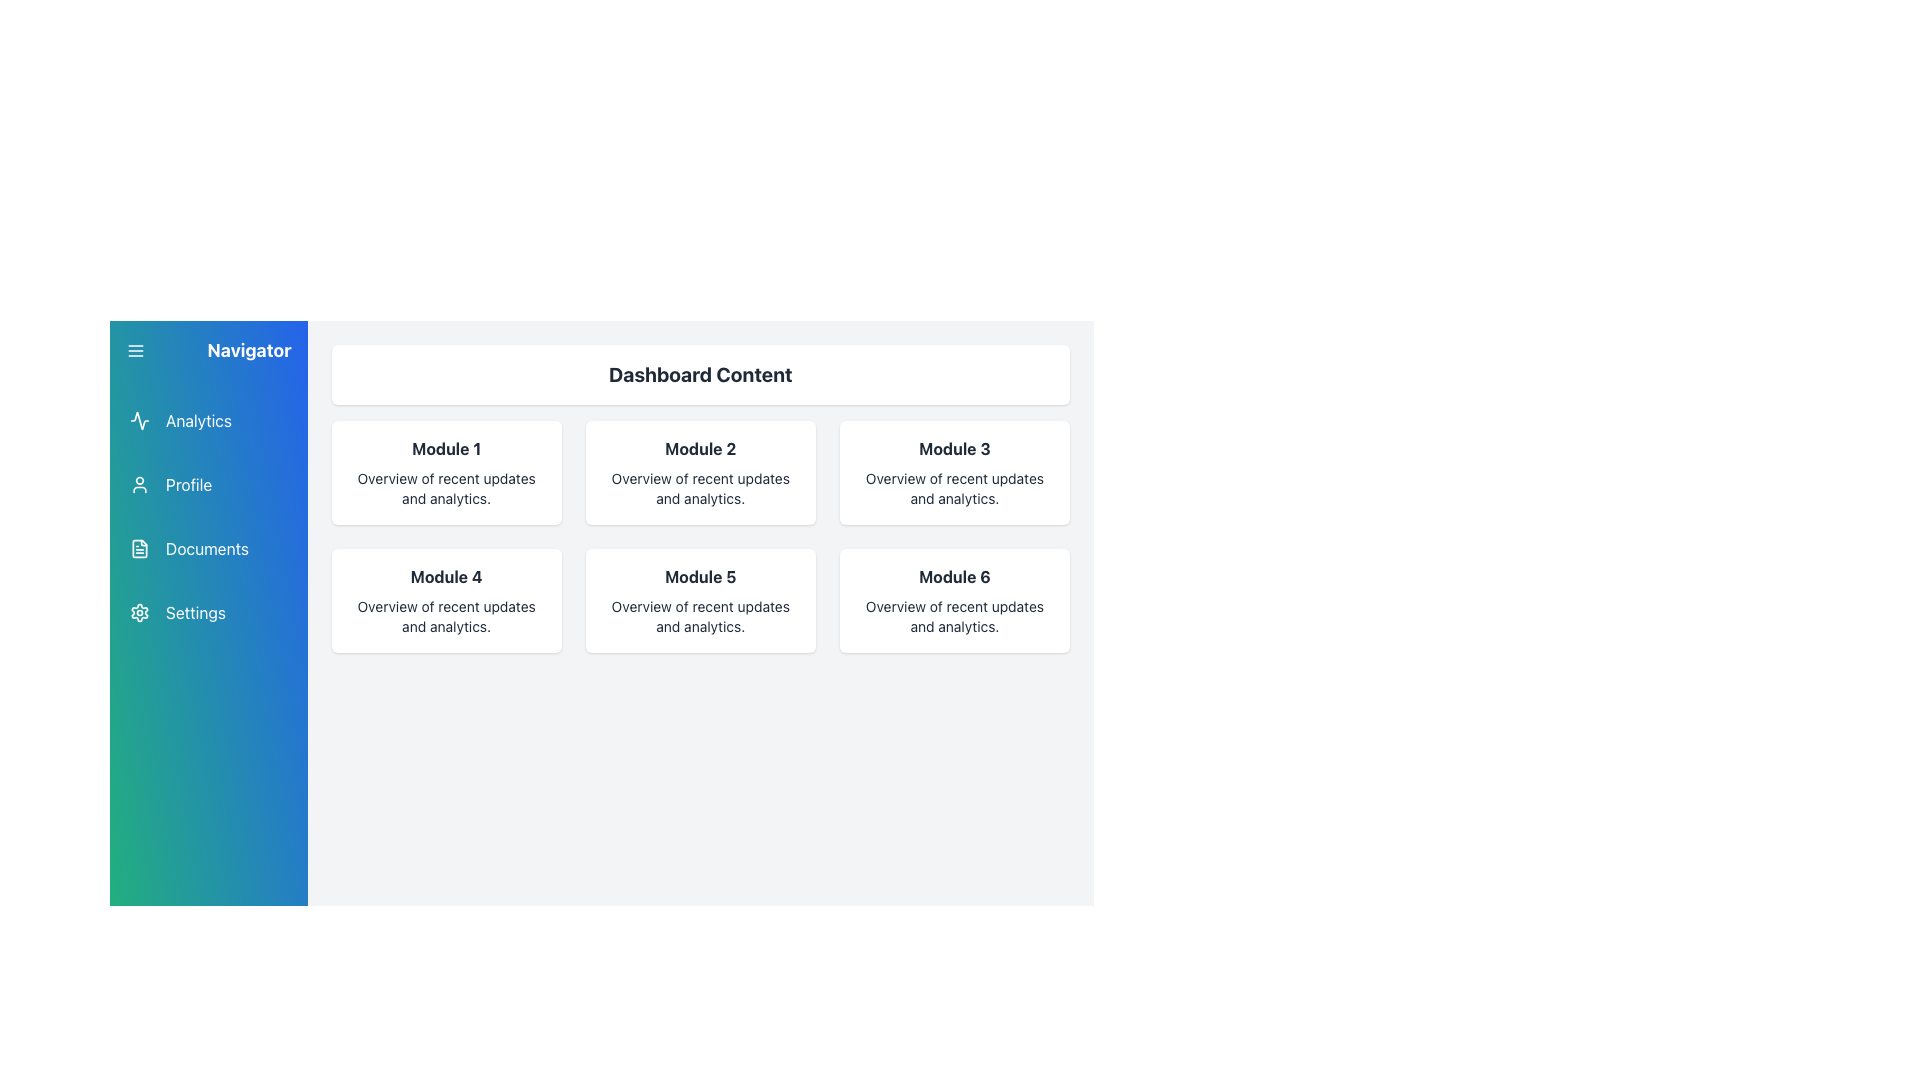 The height and width of the screenshot is (1080, 1920). What do you see at coordinates (138, 419) in the screenshot?
I see `the 'Analytics' icon located in the sidebar menu under the 'Navigator' label` at bounding box center [138, 419].